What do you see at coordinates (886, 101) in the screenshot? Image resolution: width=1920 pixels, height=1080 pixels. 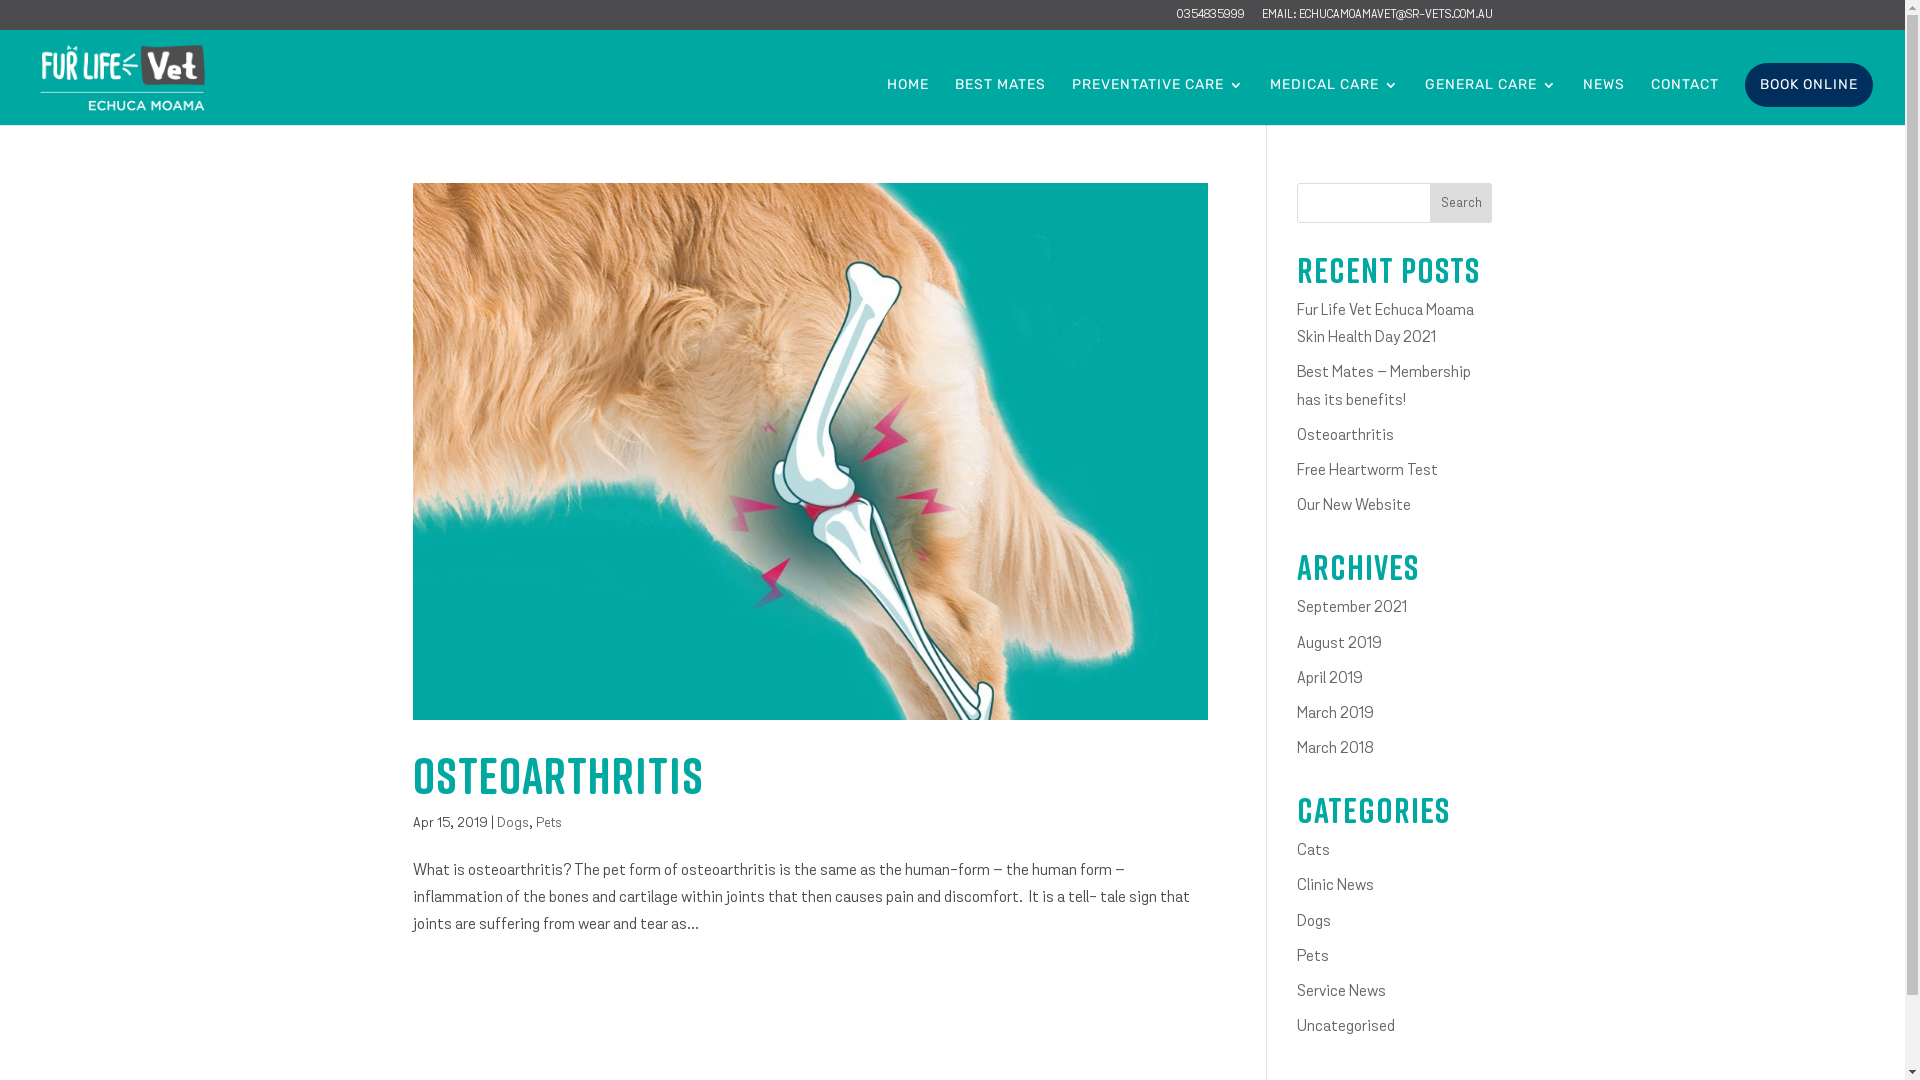 I see `'HOME'` at bounding box center [886, 101].